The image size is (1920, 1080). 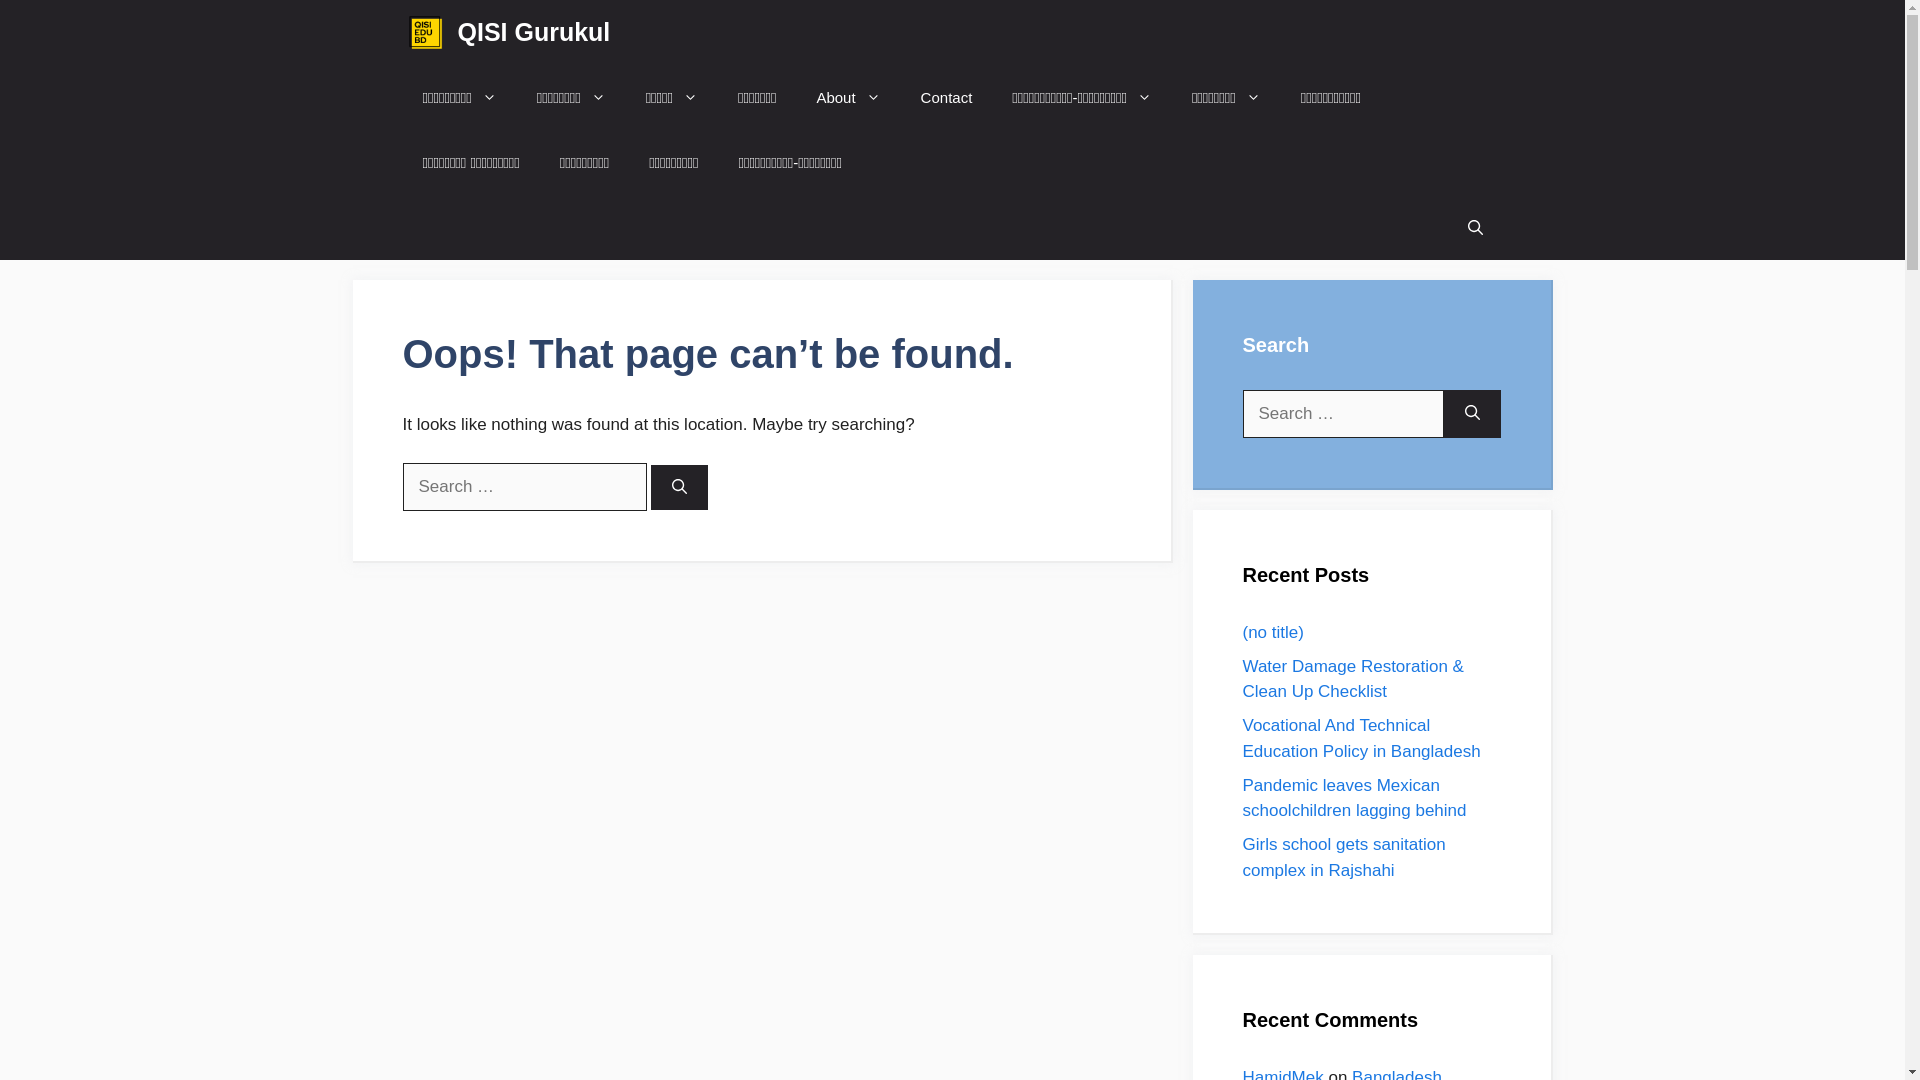 What do you see at coordinates (534, 32) in the screenshot?
I see `'QISI Gurukul'` at bounding box center [534, 32].